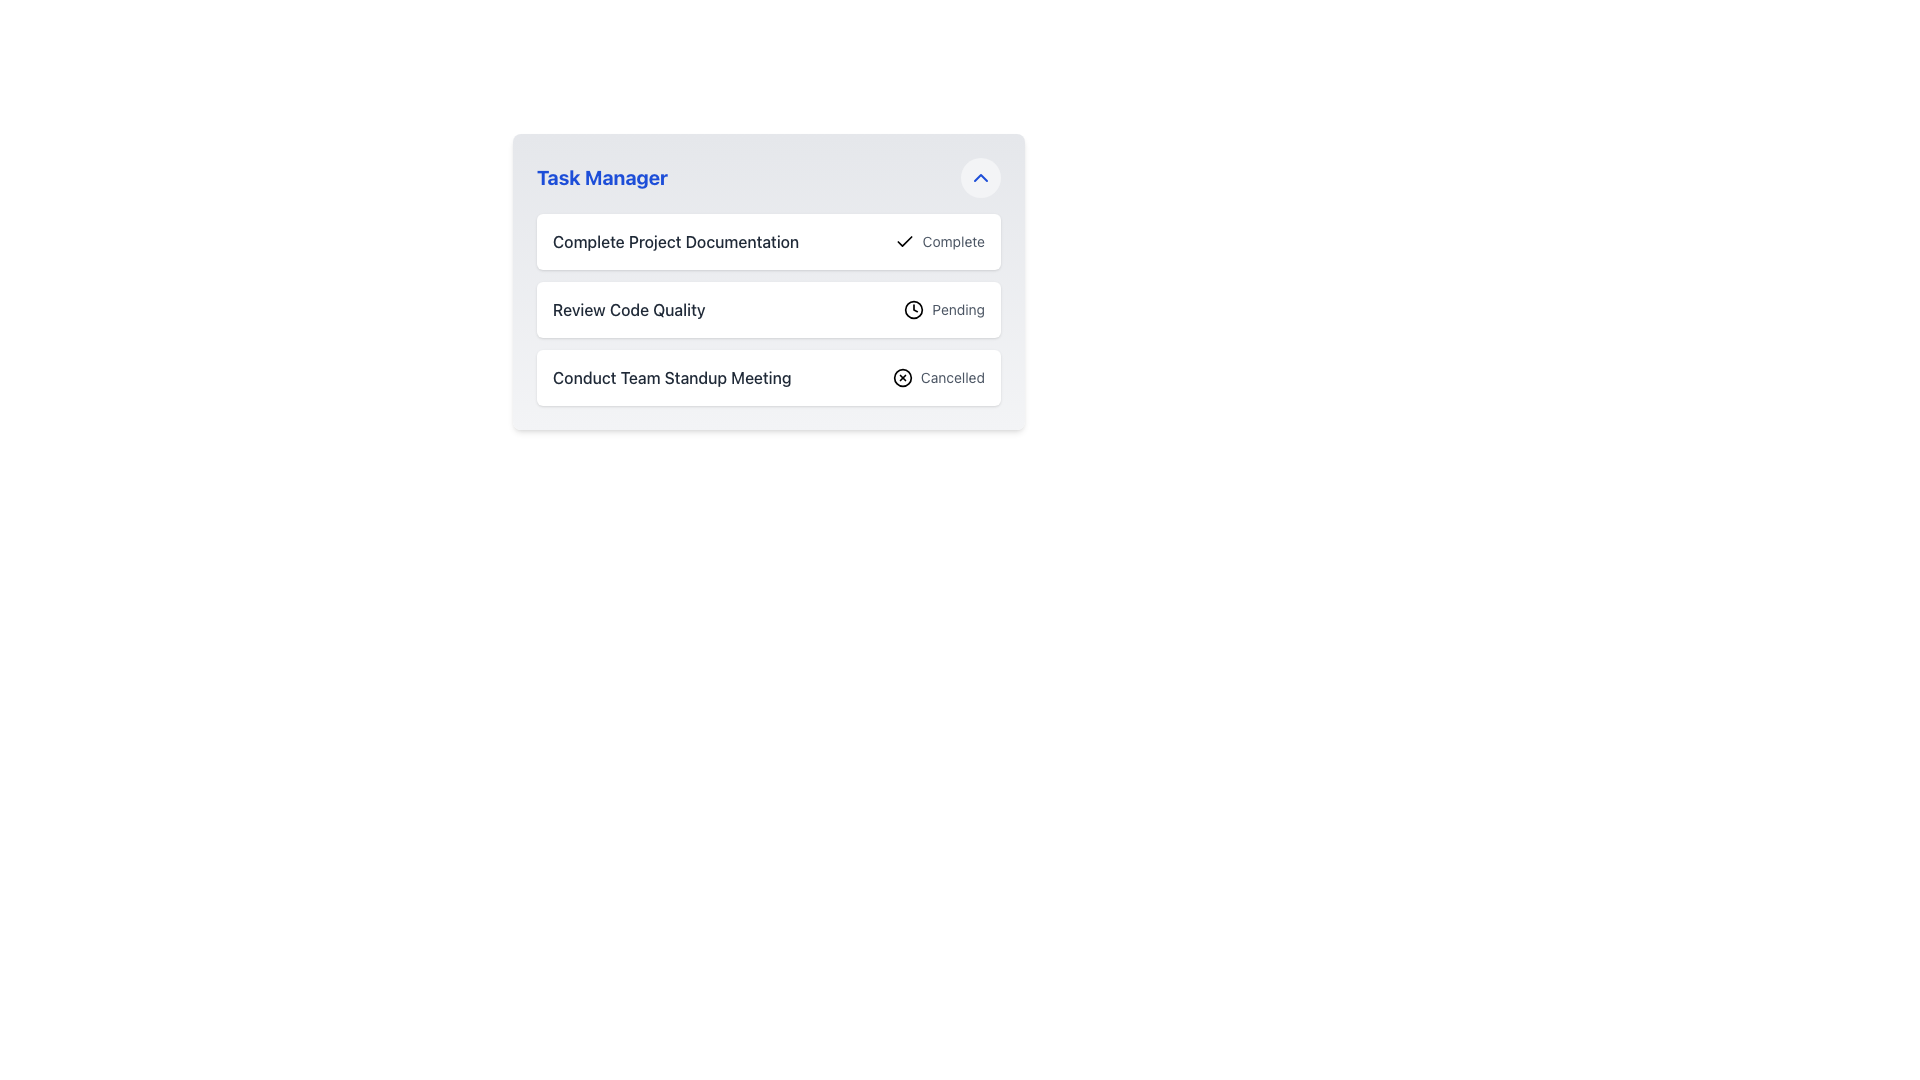 This screenshot has height=1080, width=1920. Describe the element at coordinates (676, 241) in the screenshot. I see `the text 'Complete Project Documentation' from the text label located at the top-left section of the task entry card` at that location.